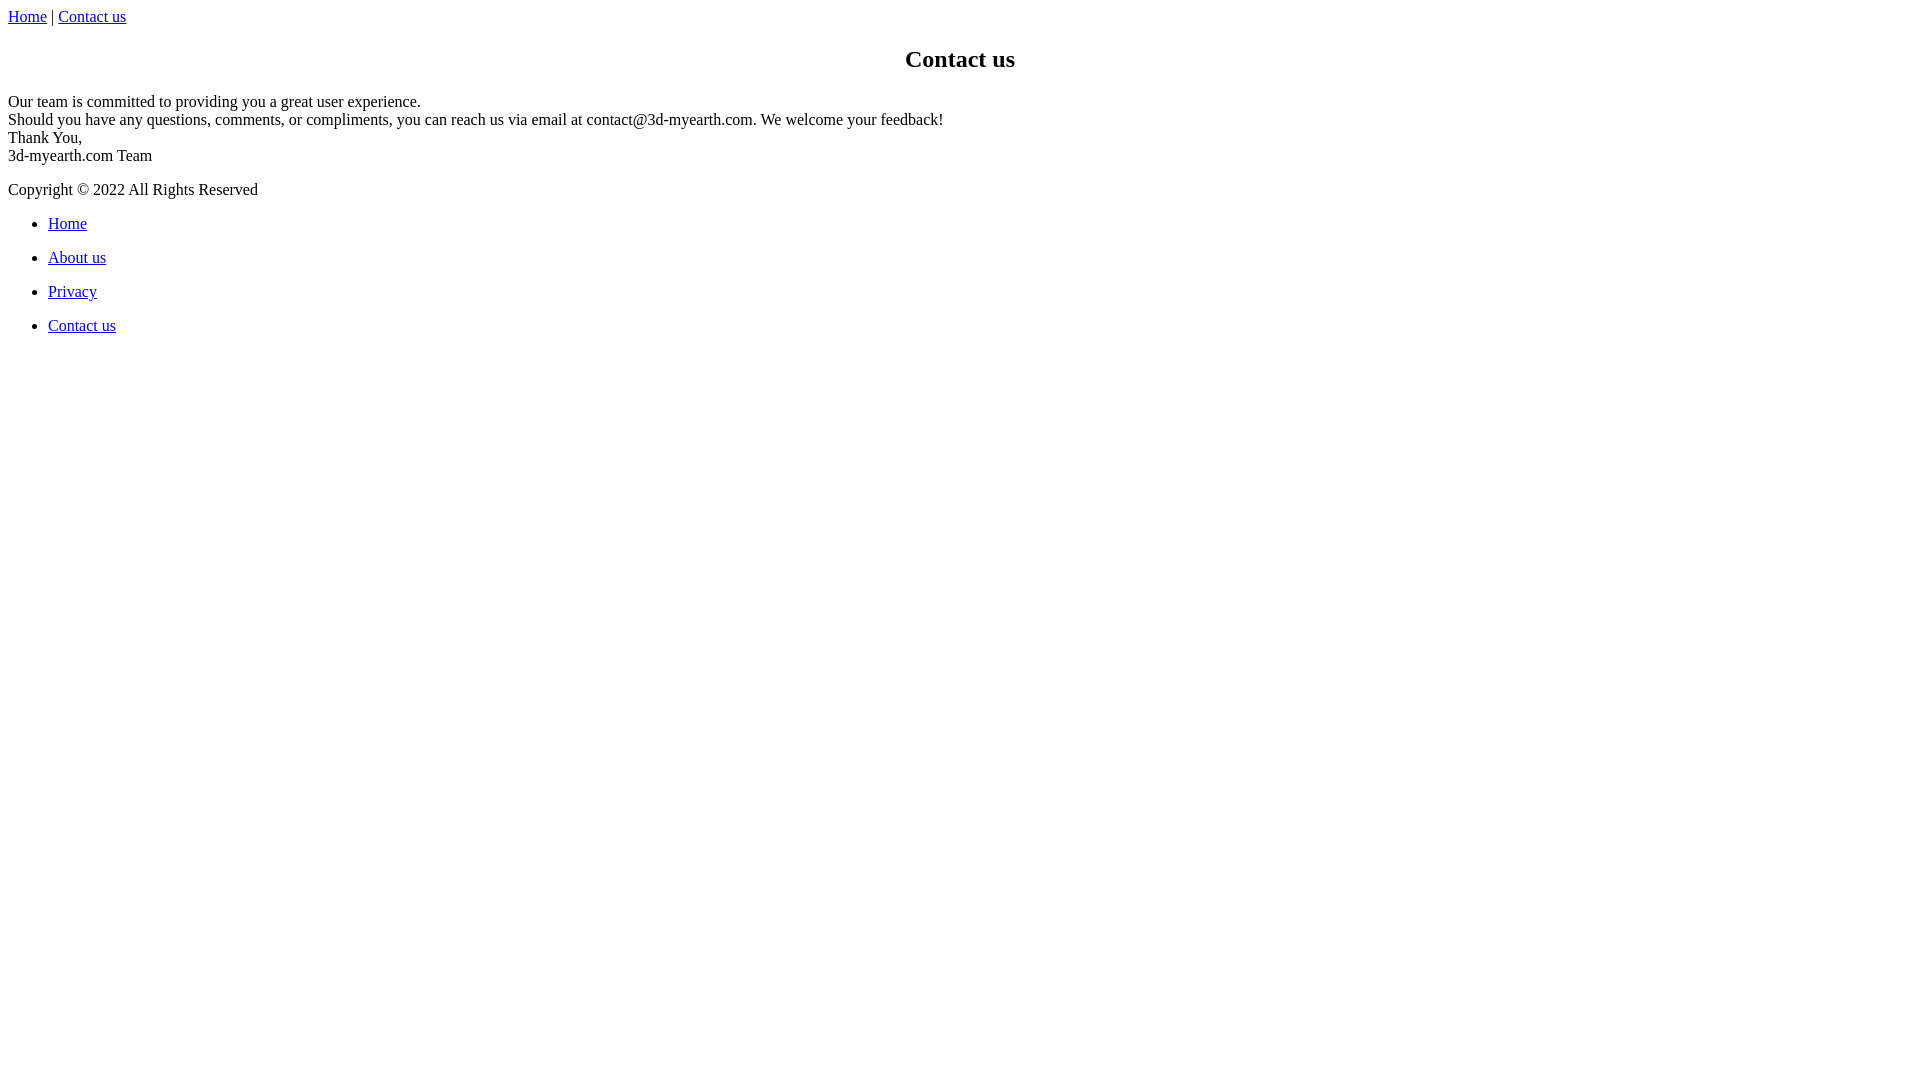 This screenshot has height=1080, width=1920. What do you see at coordinates (72, 291) in the screenshot?
I see `'Privacy'` at bounding box center [72, 291].